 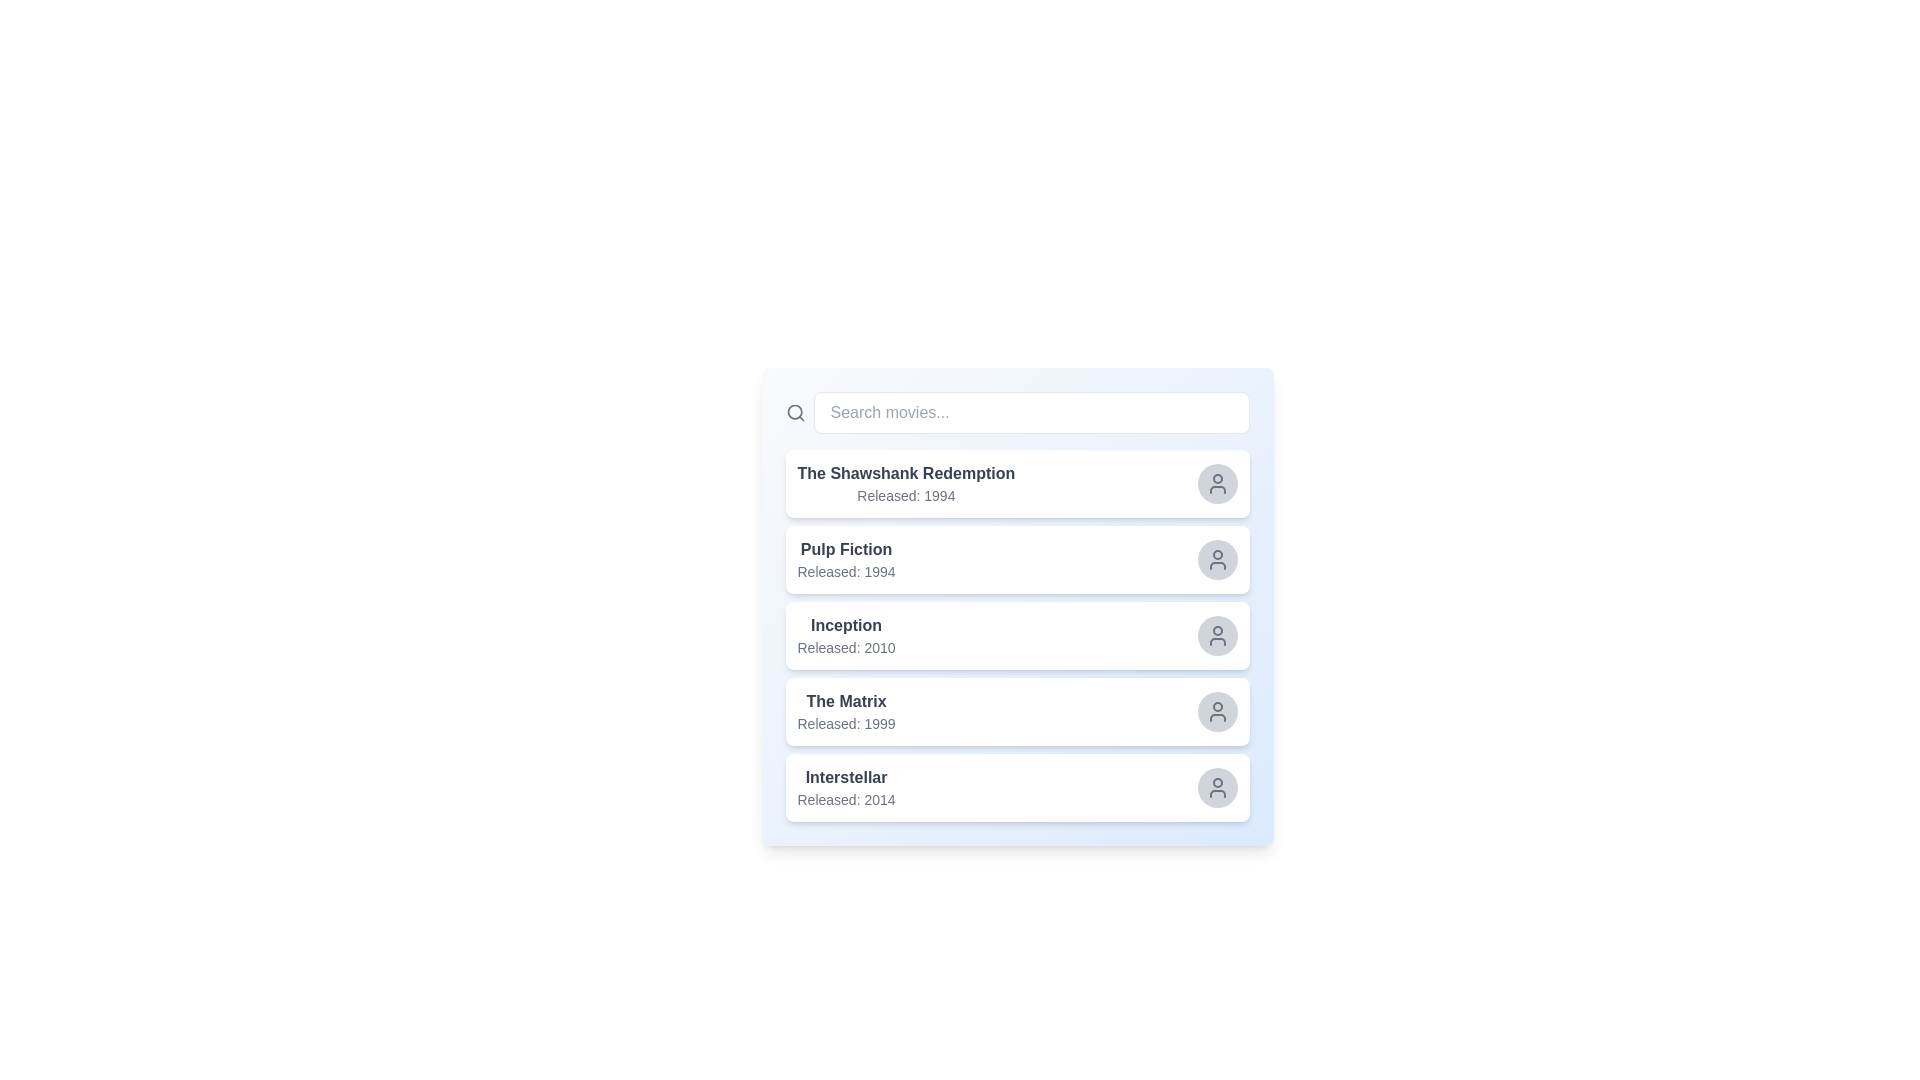 I want to click on the SVG icon resembling a user's silhouette within the rounded button on the right side of the list item displaying 'Pulp Fiction - Released: 1994', so click(x=1216, y=559).